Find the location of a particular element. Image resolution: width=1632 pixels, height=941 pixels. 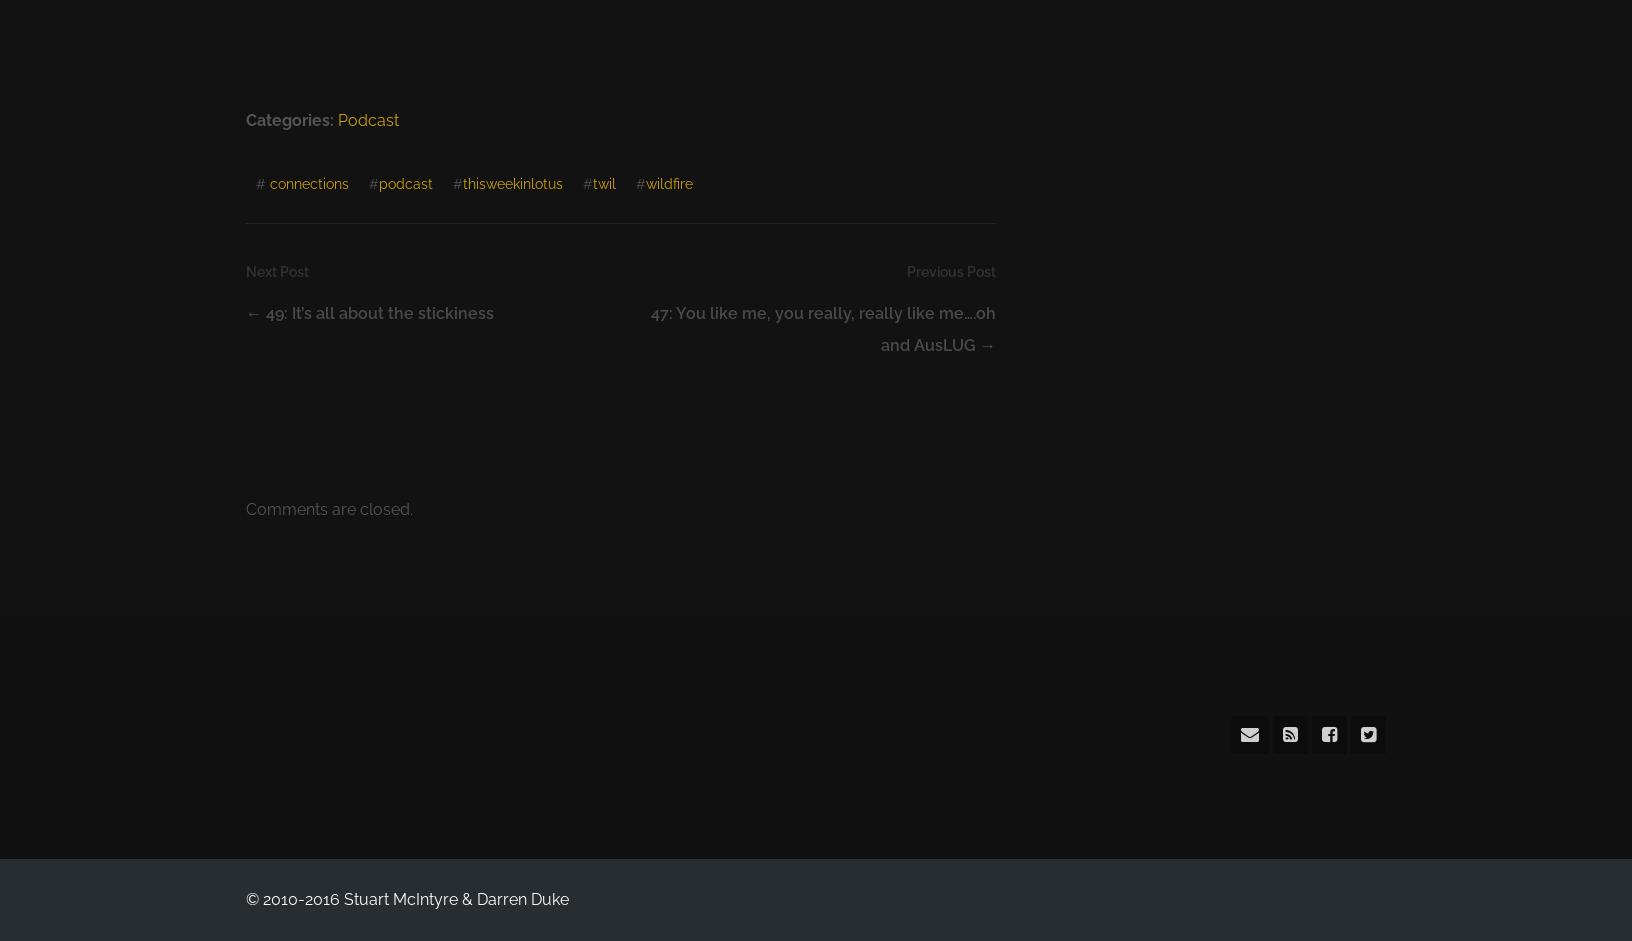

'Categories:' is located at coordinates (290, 120).